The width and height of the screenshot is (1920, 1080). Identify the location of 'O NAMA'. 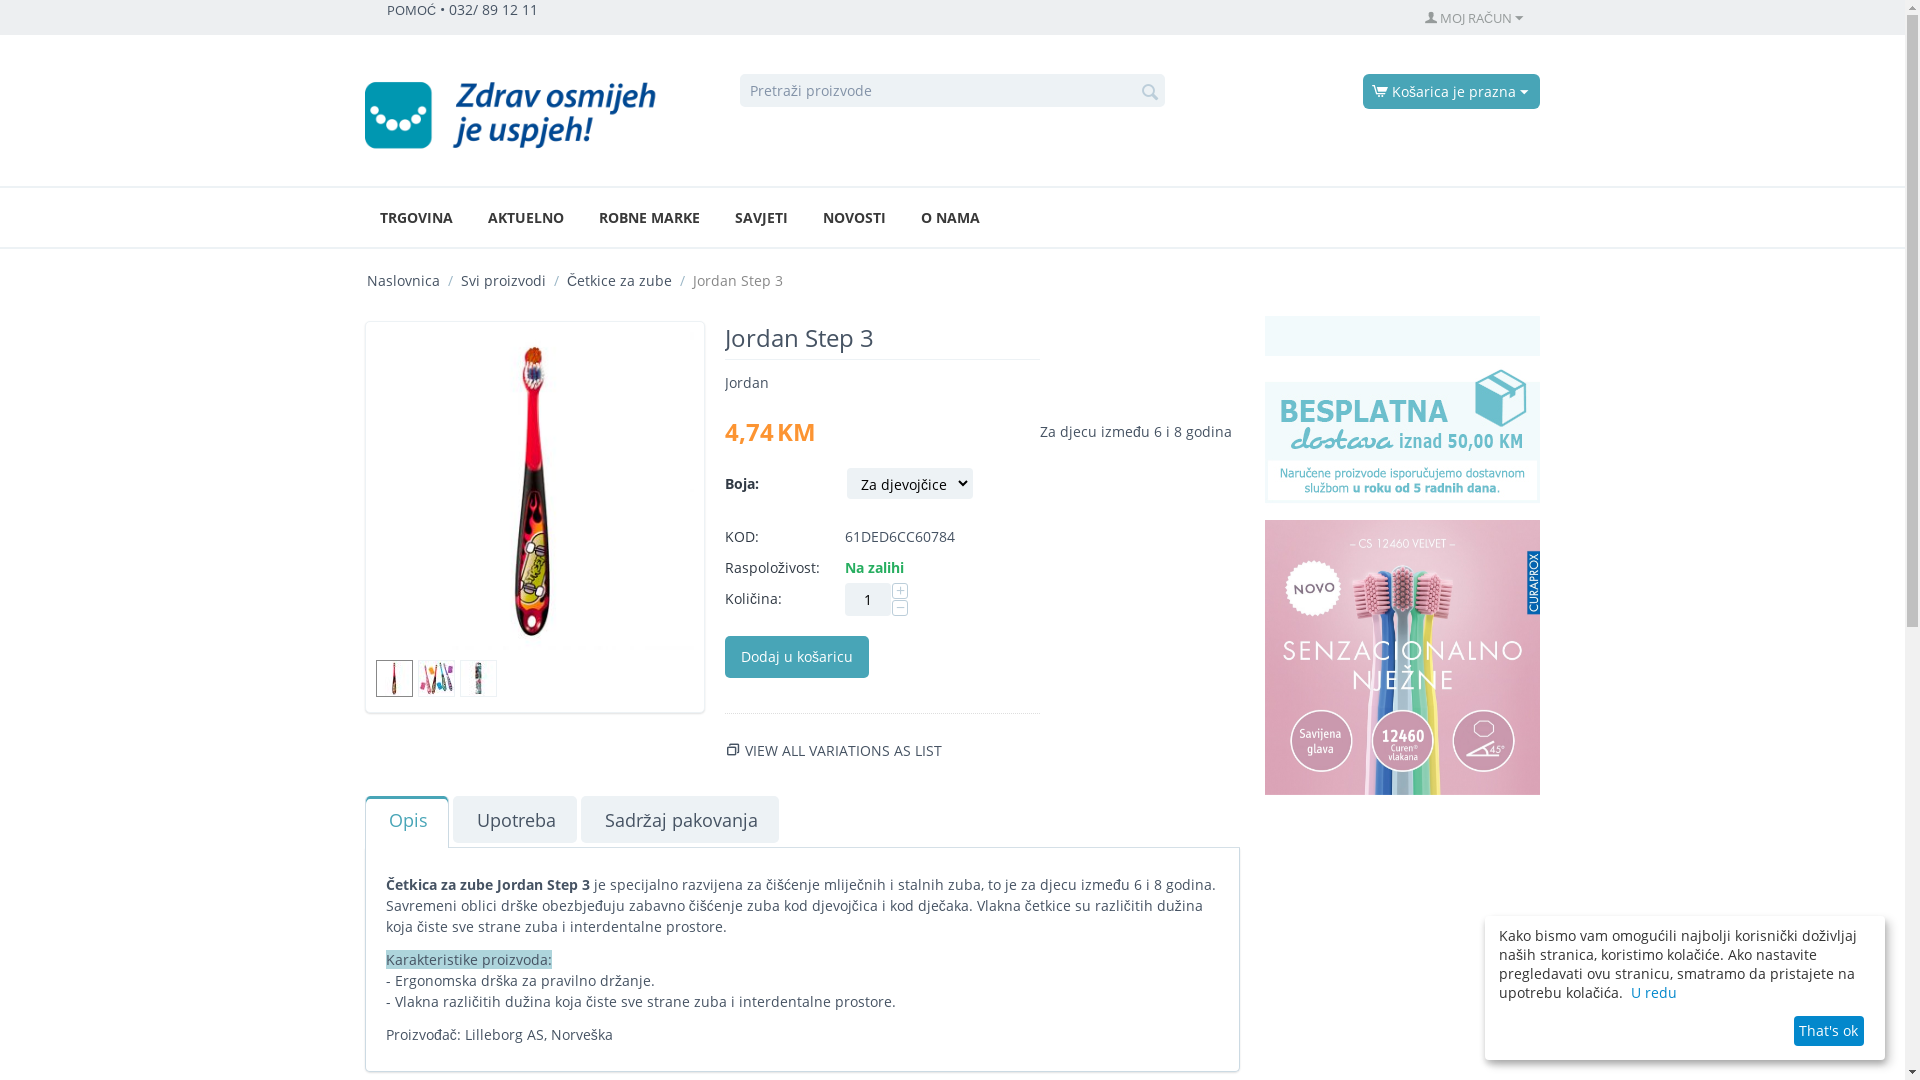
(949, 217).